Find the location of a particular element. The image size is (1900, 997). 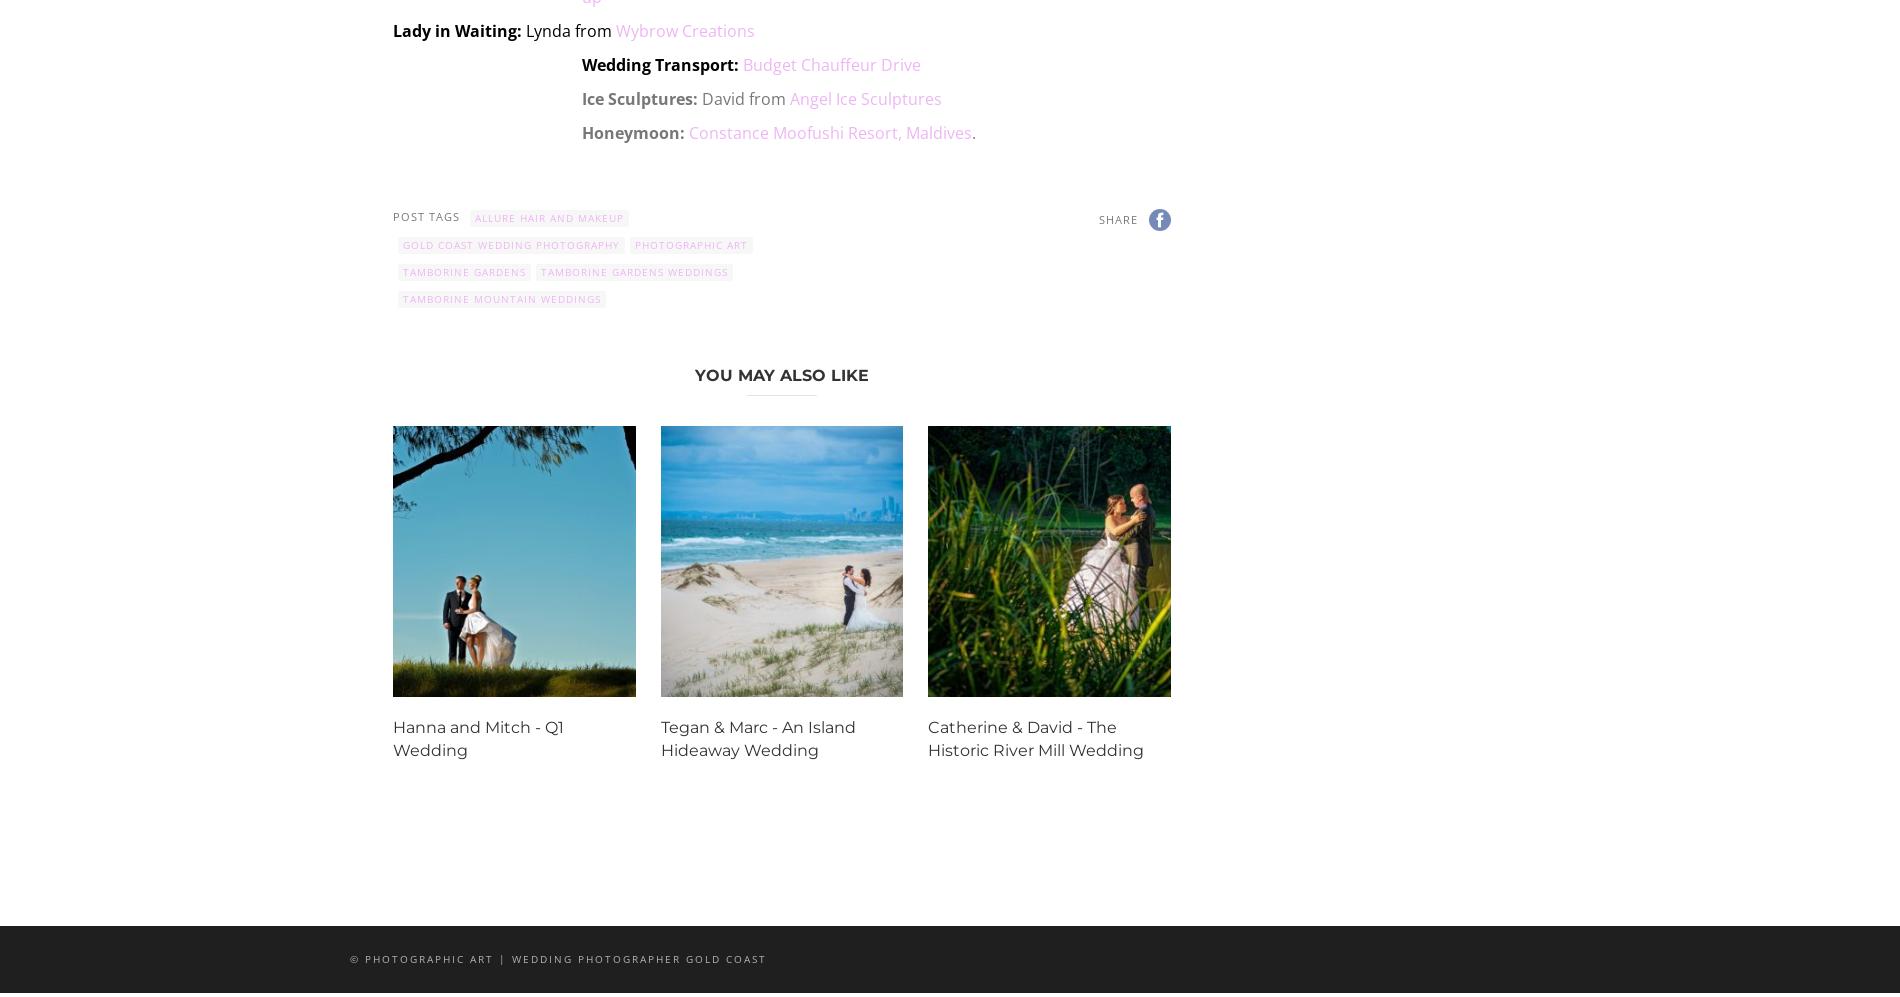

'tamborine gardens weddings' is located at coordinates (634, 270).